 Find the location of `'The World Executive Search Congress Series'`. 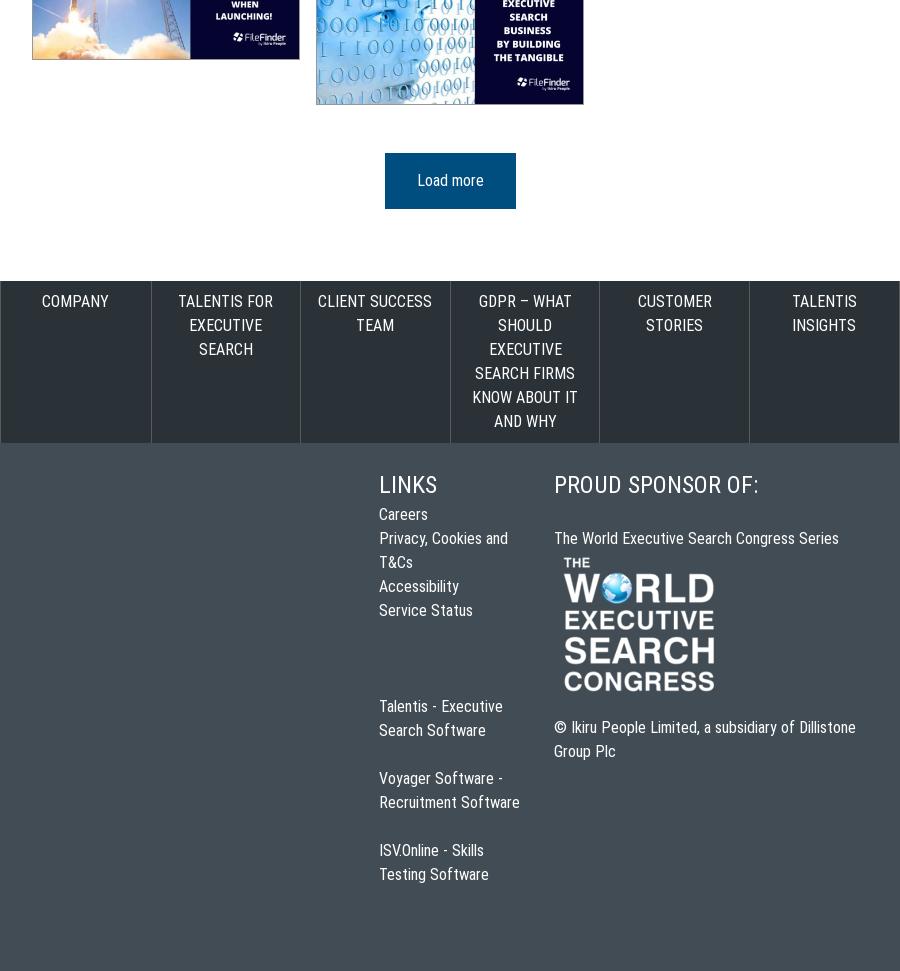

'The World Executive Search Congress Series' is located at coordinates (553, 537).